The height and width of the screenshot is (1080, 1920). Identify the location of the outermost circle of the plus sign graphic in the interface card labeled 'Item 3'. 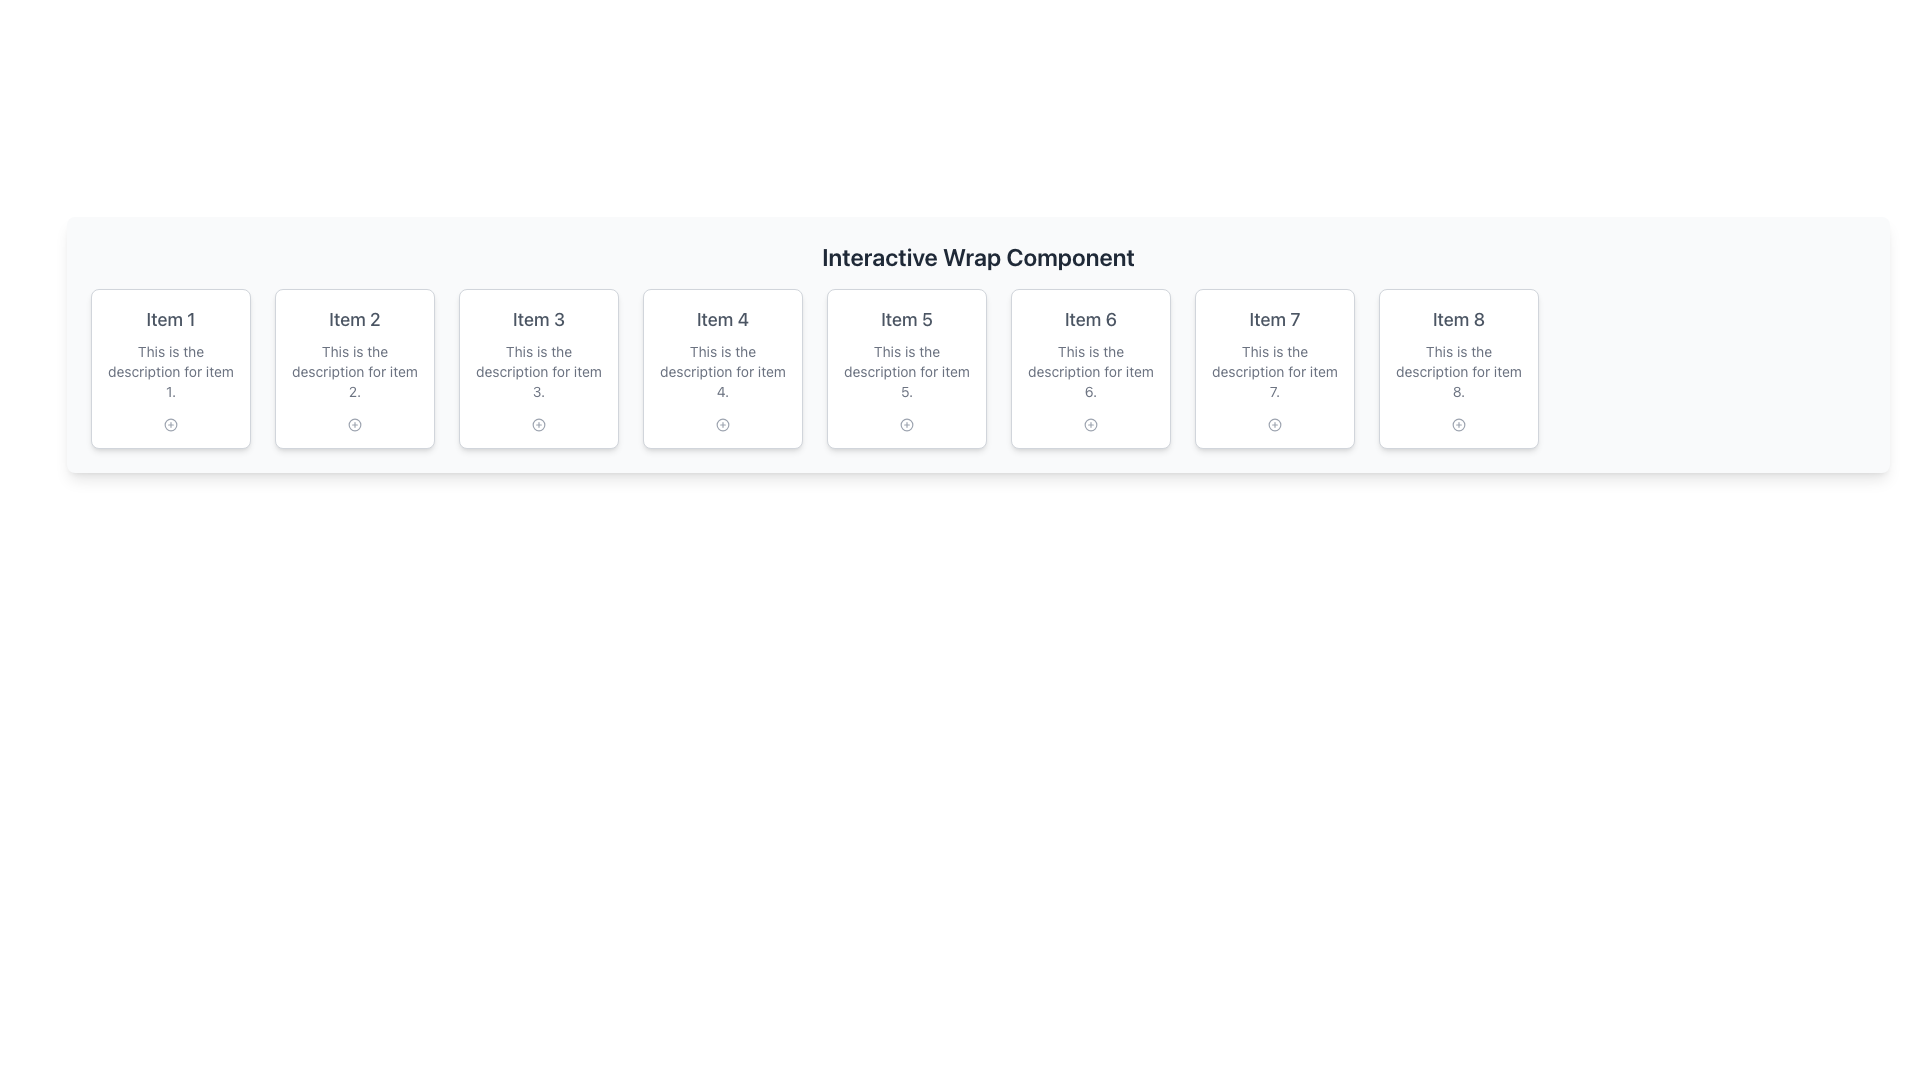
(538, 423).